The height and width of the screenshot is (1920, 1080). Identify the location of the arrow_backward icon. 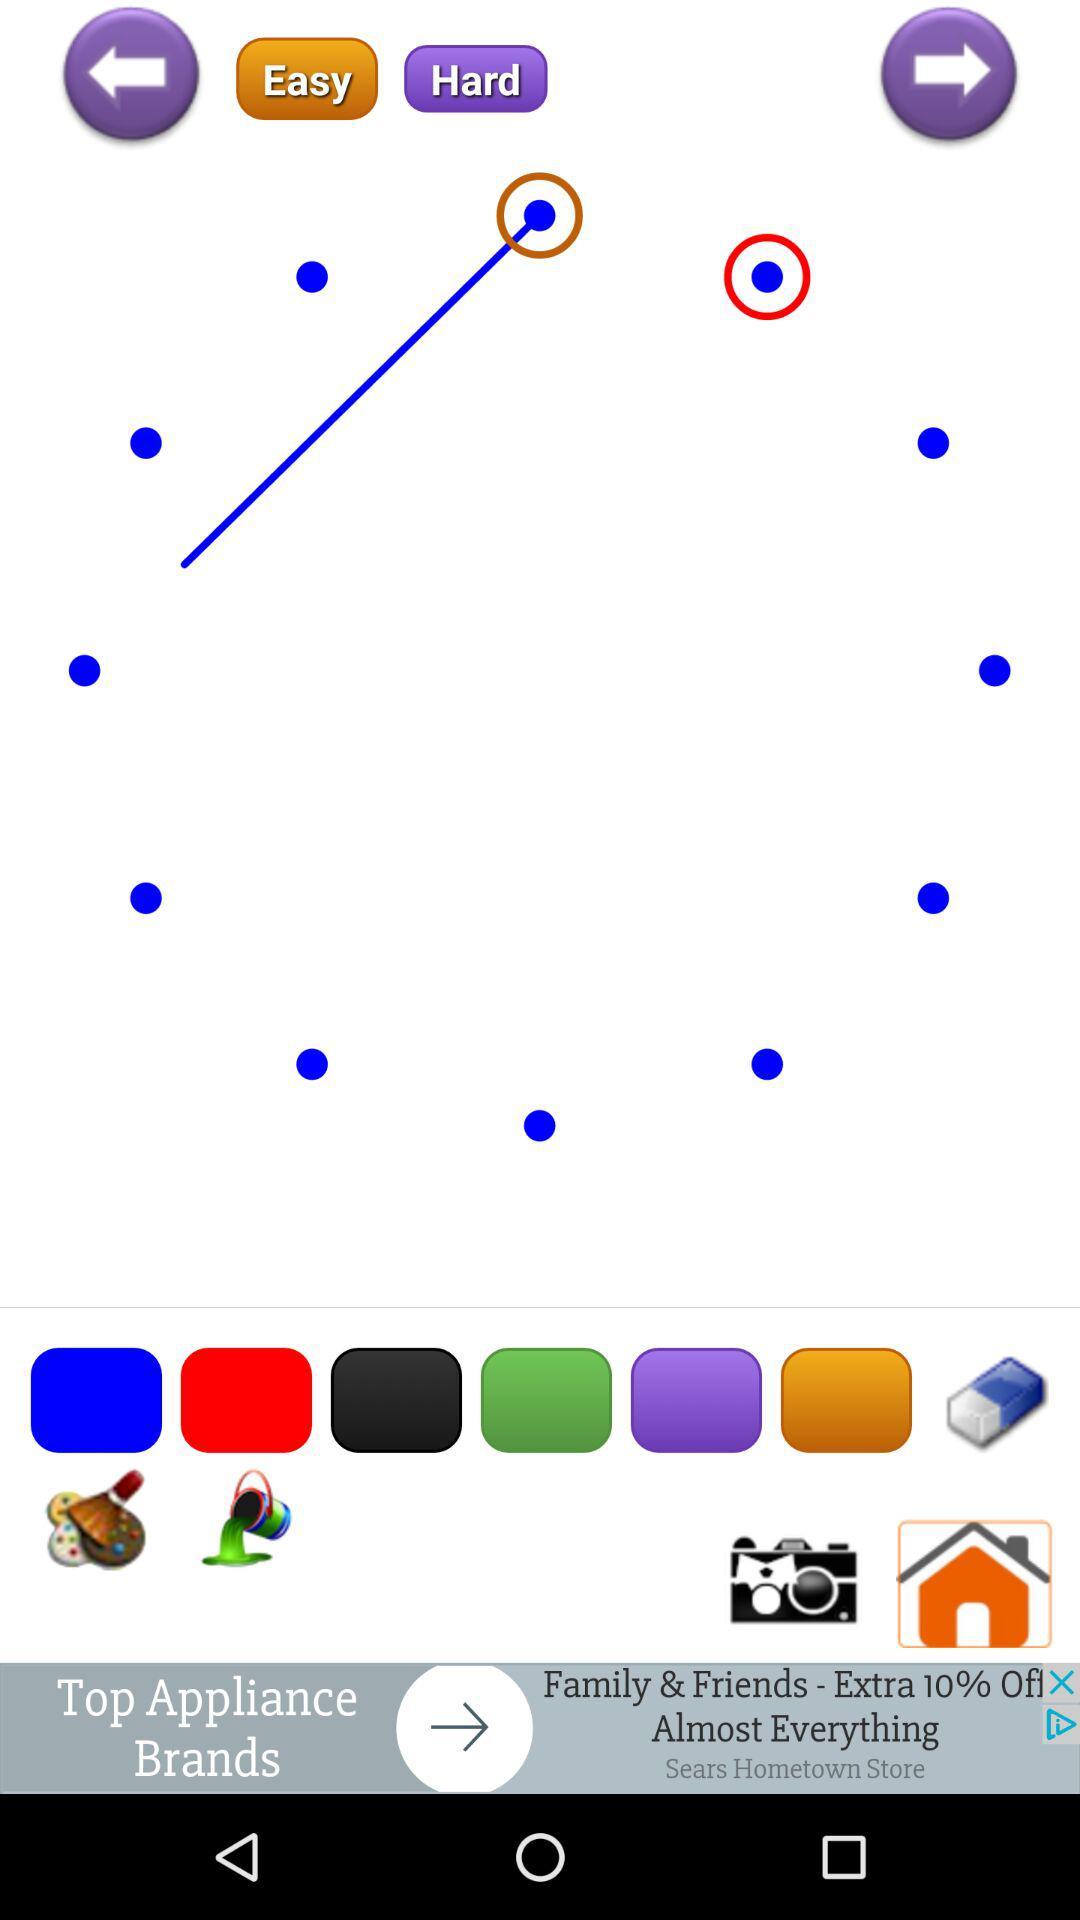
(131, 83).